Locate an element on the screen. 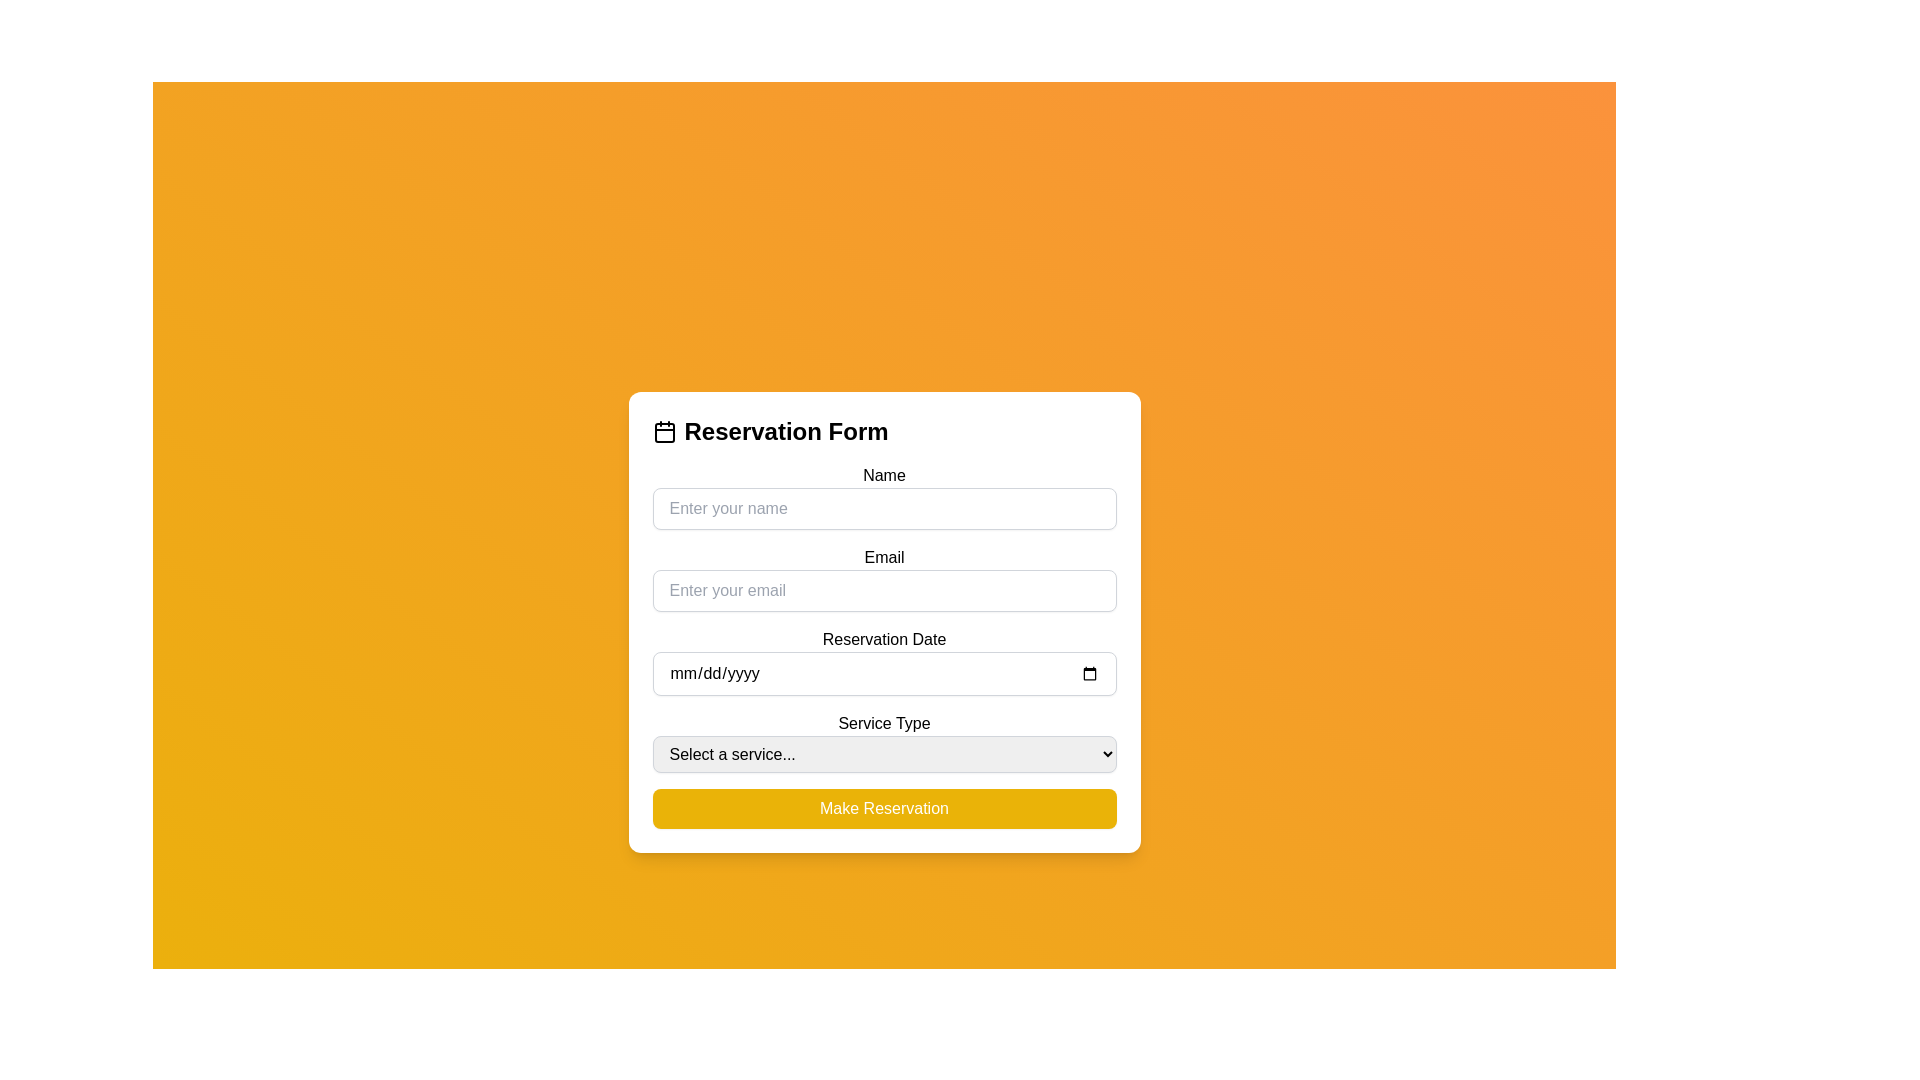 Image resolution: width=1920 pixels, height=1080 pixels. header text 'Reservation Form' from the section header that contains a calendar icon to the left, positioned at the top of the form section box is located at coordinates (883, 430).